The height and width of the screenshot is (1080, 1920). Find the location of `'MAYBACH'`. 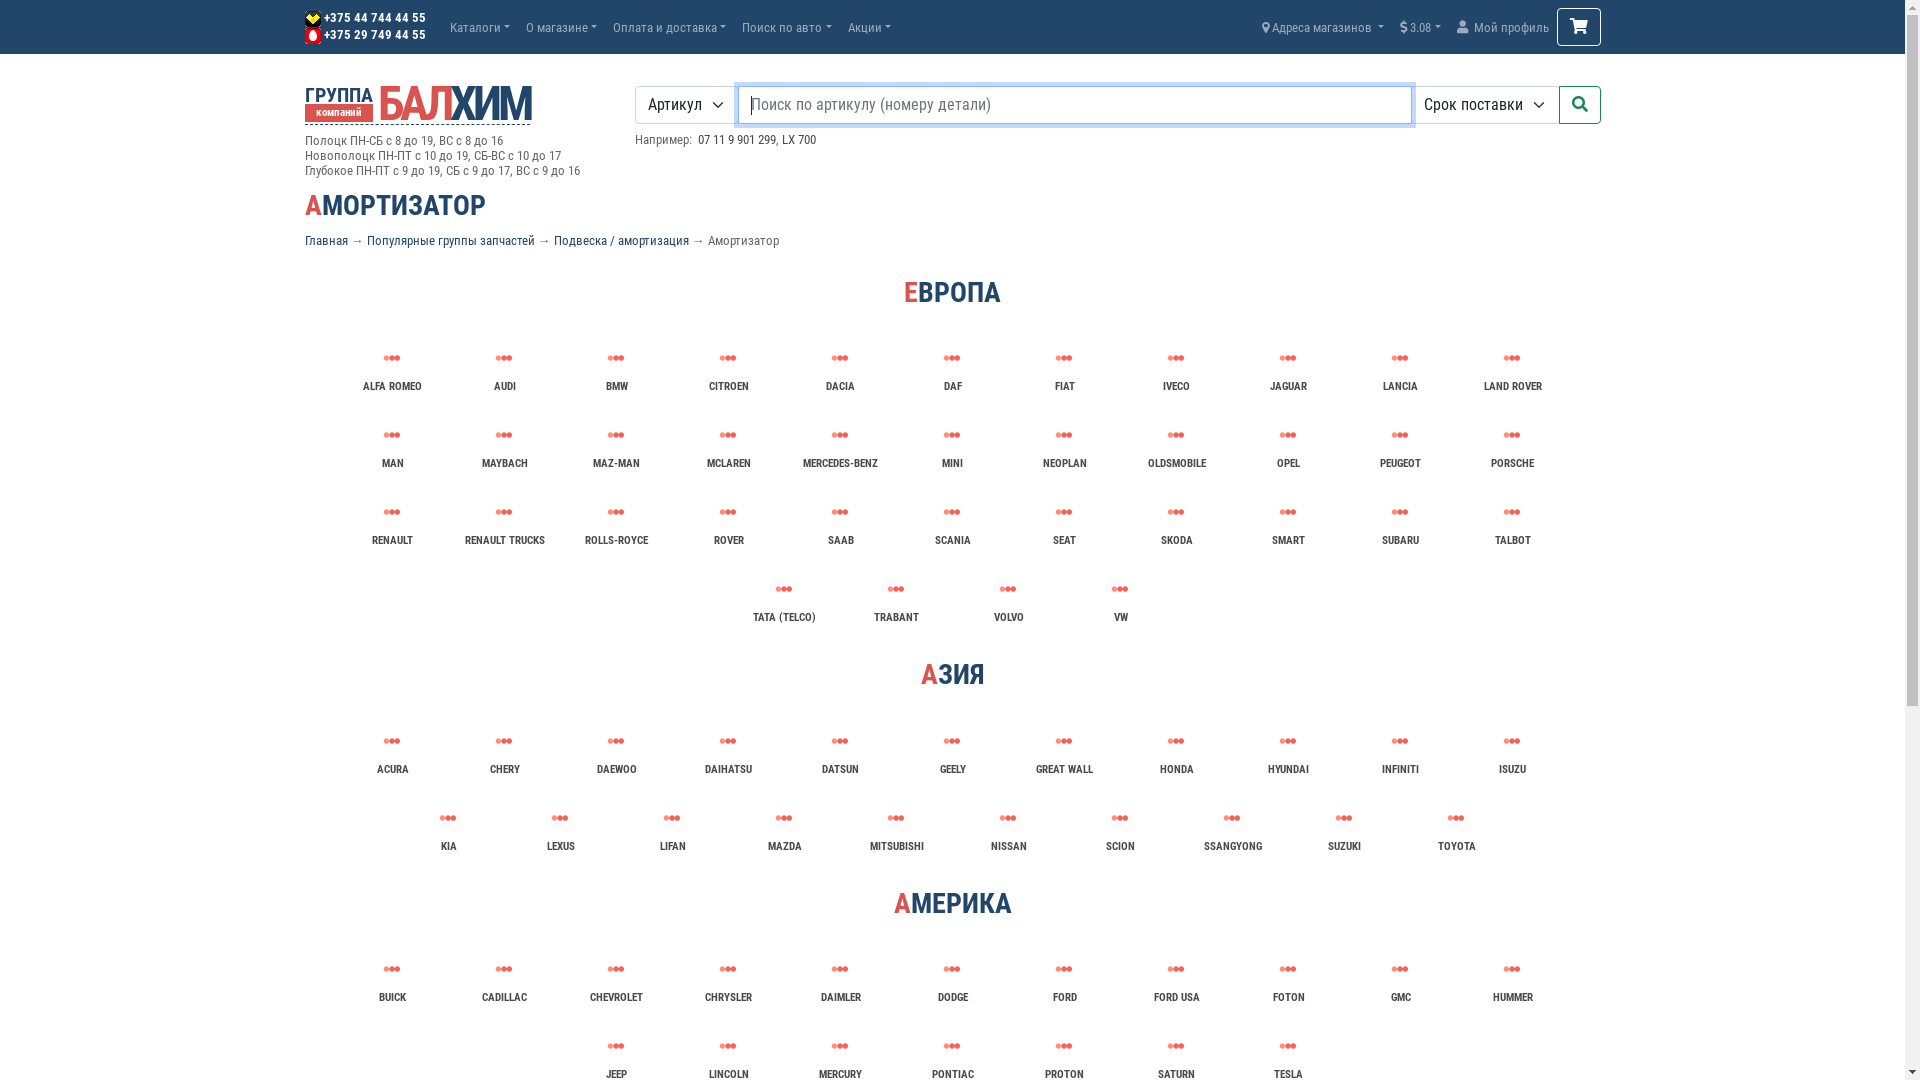

'MAYBACH' is located at coordinates (504, 434).